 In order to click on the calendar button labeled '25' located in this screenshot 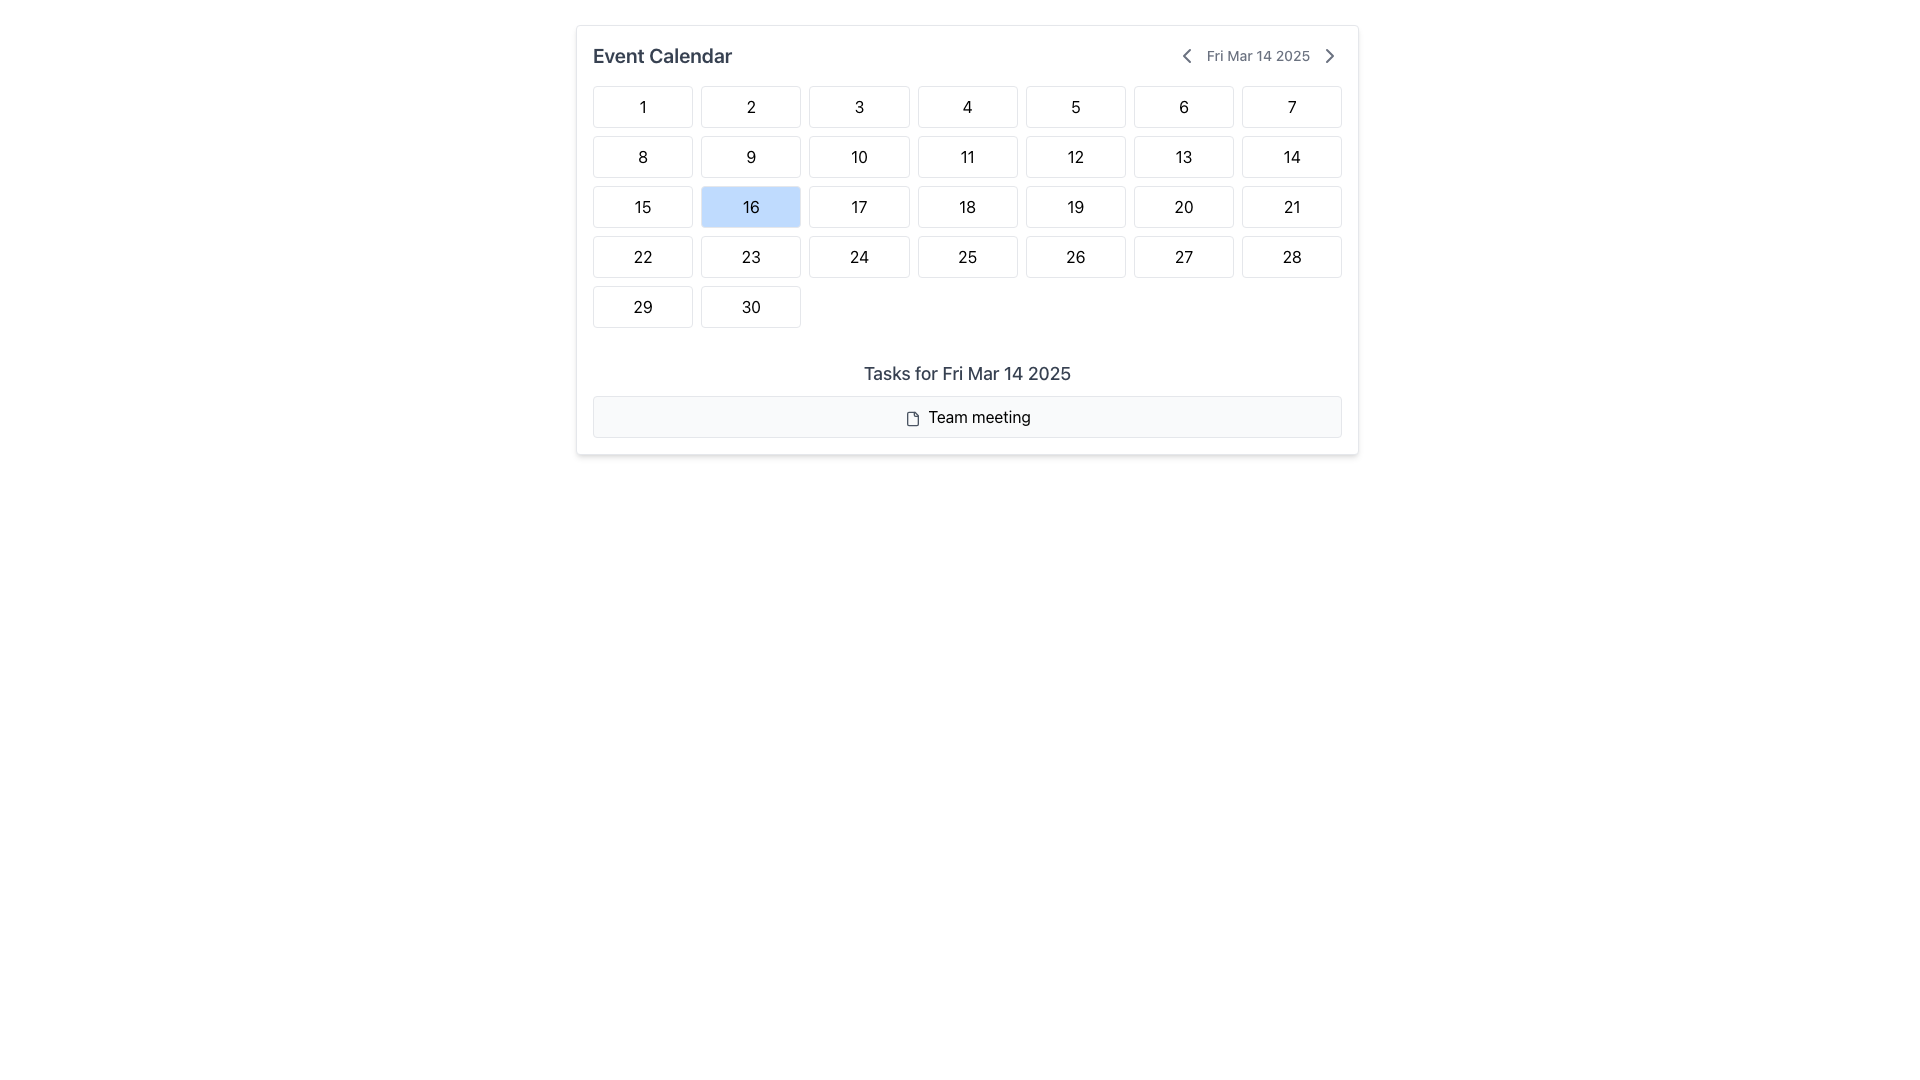, I will do `click(967, 256)`.